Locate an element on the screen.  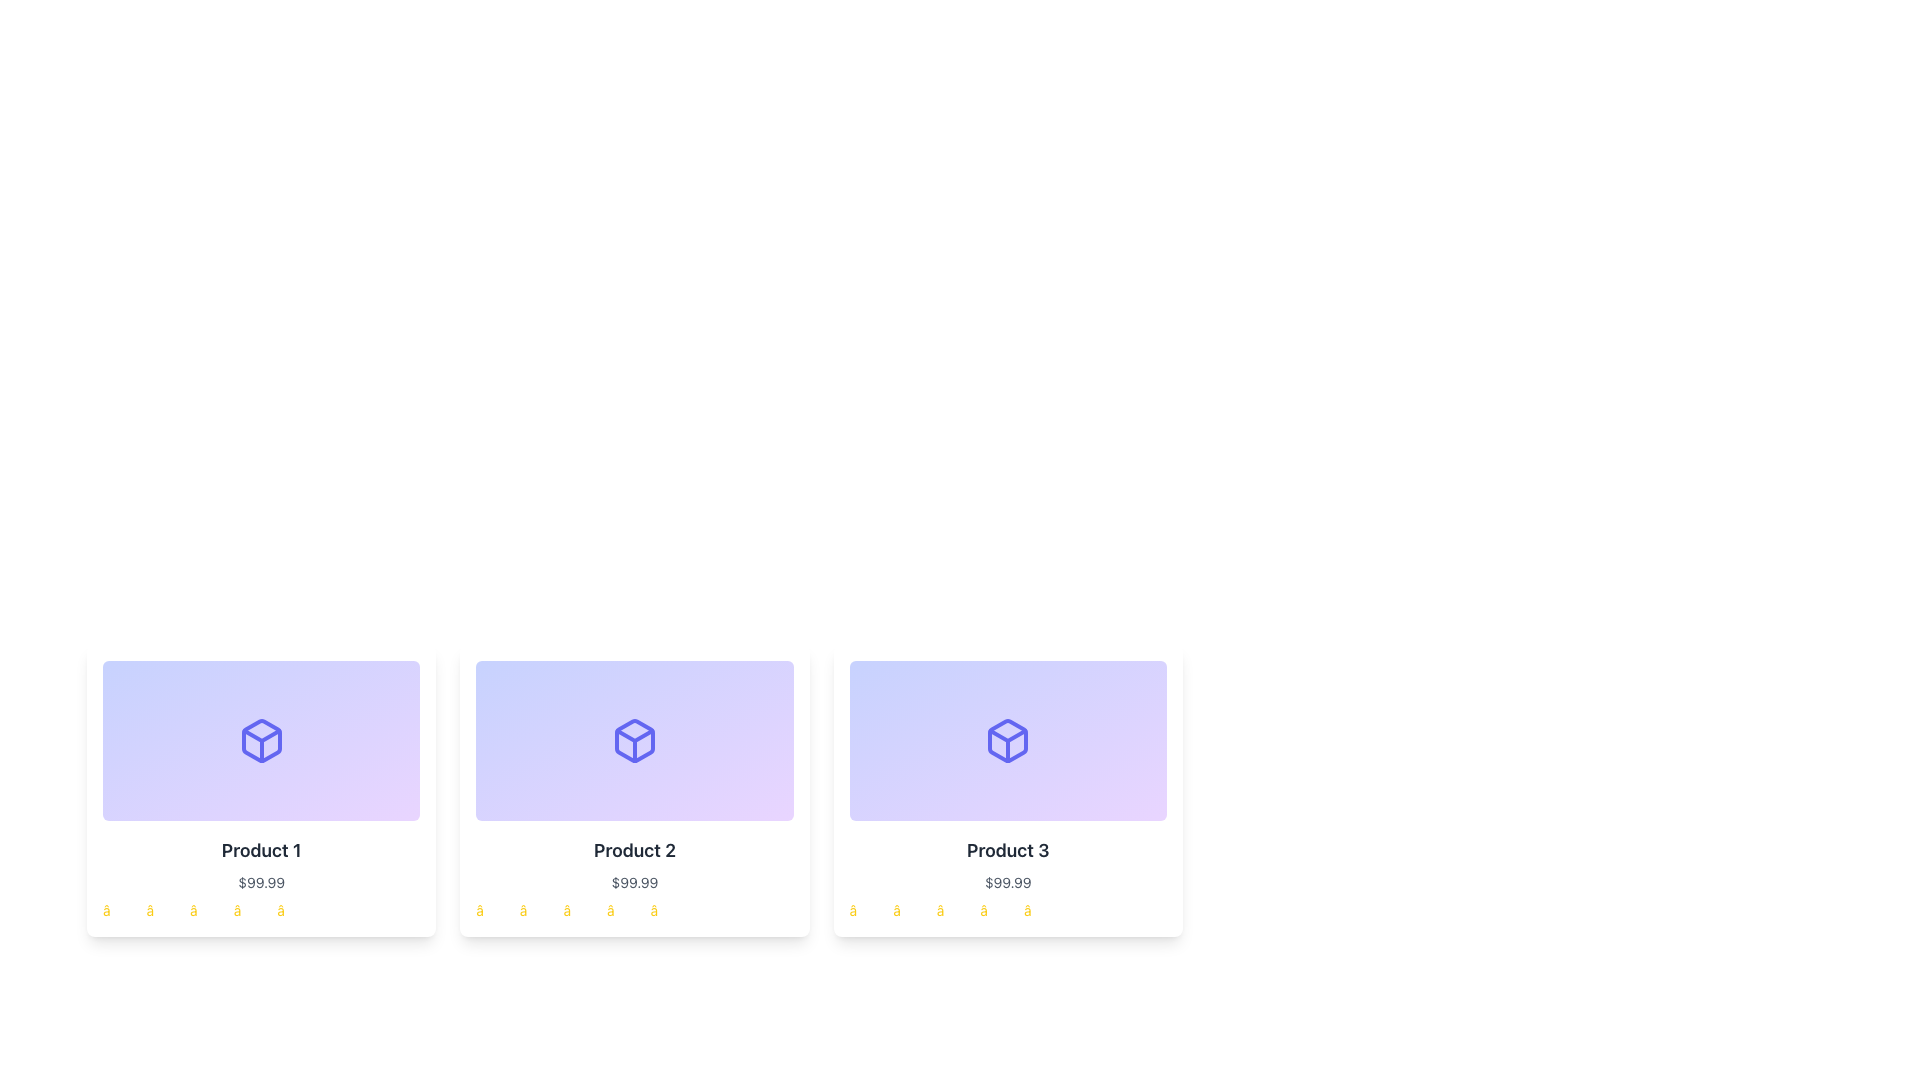
the product icon located at the top center of the second card titled 'Product 2' is located at coordinates (633, 740).